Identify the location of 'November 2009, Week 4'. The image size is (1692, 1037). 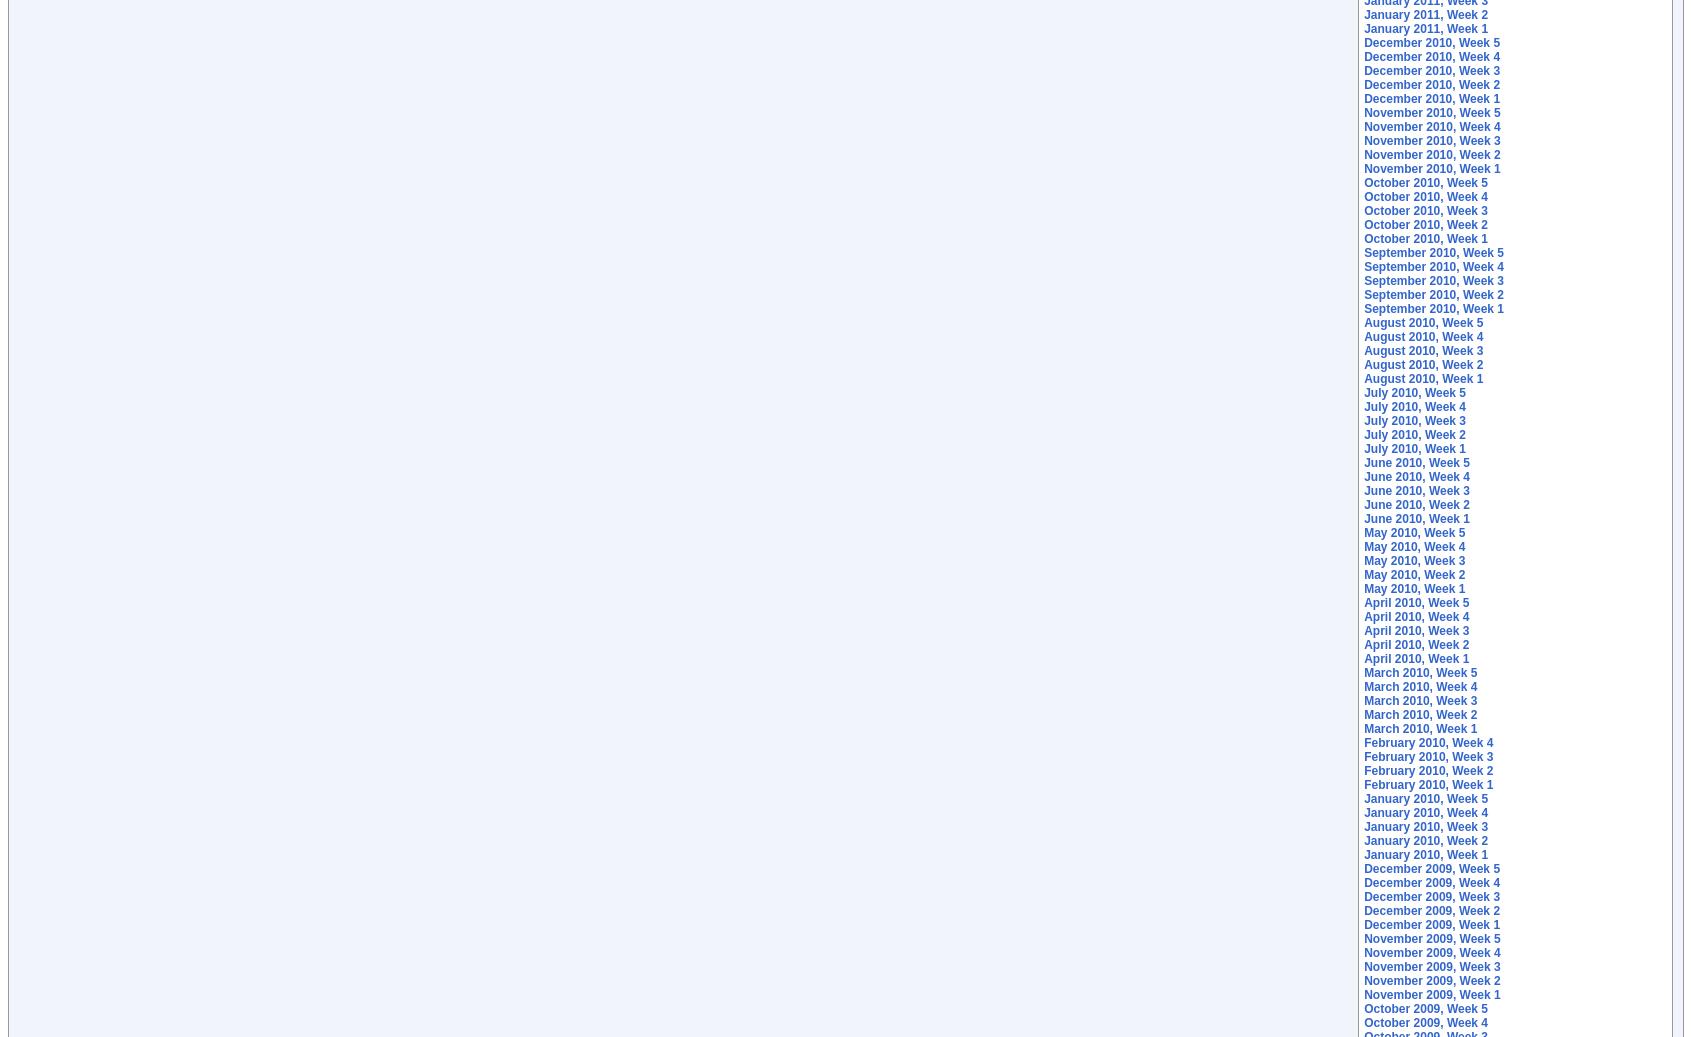
(1430, 953).